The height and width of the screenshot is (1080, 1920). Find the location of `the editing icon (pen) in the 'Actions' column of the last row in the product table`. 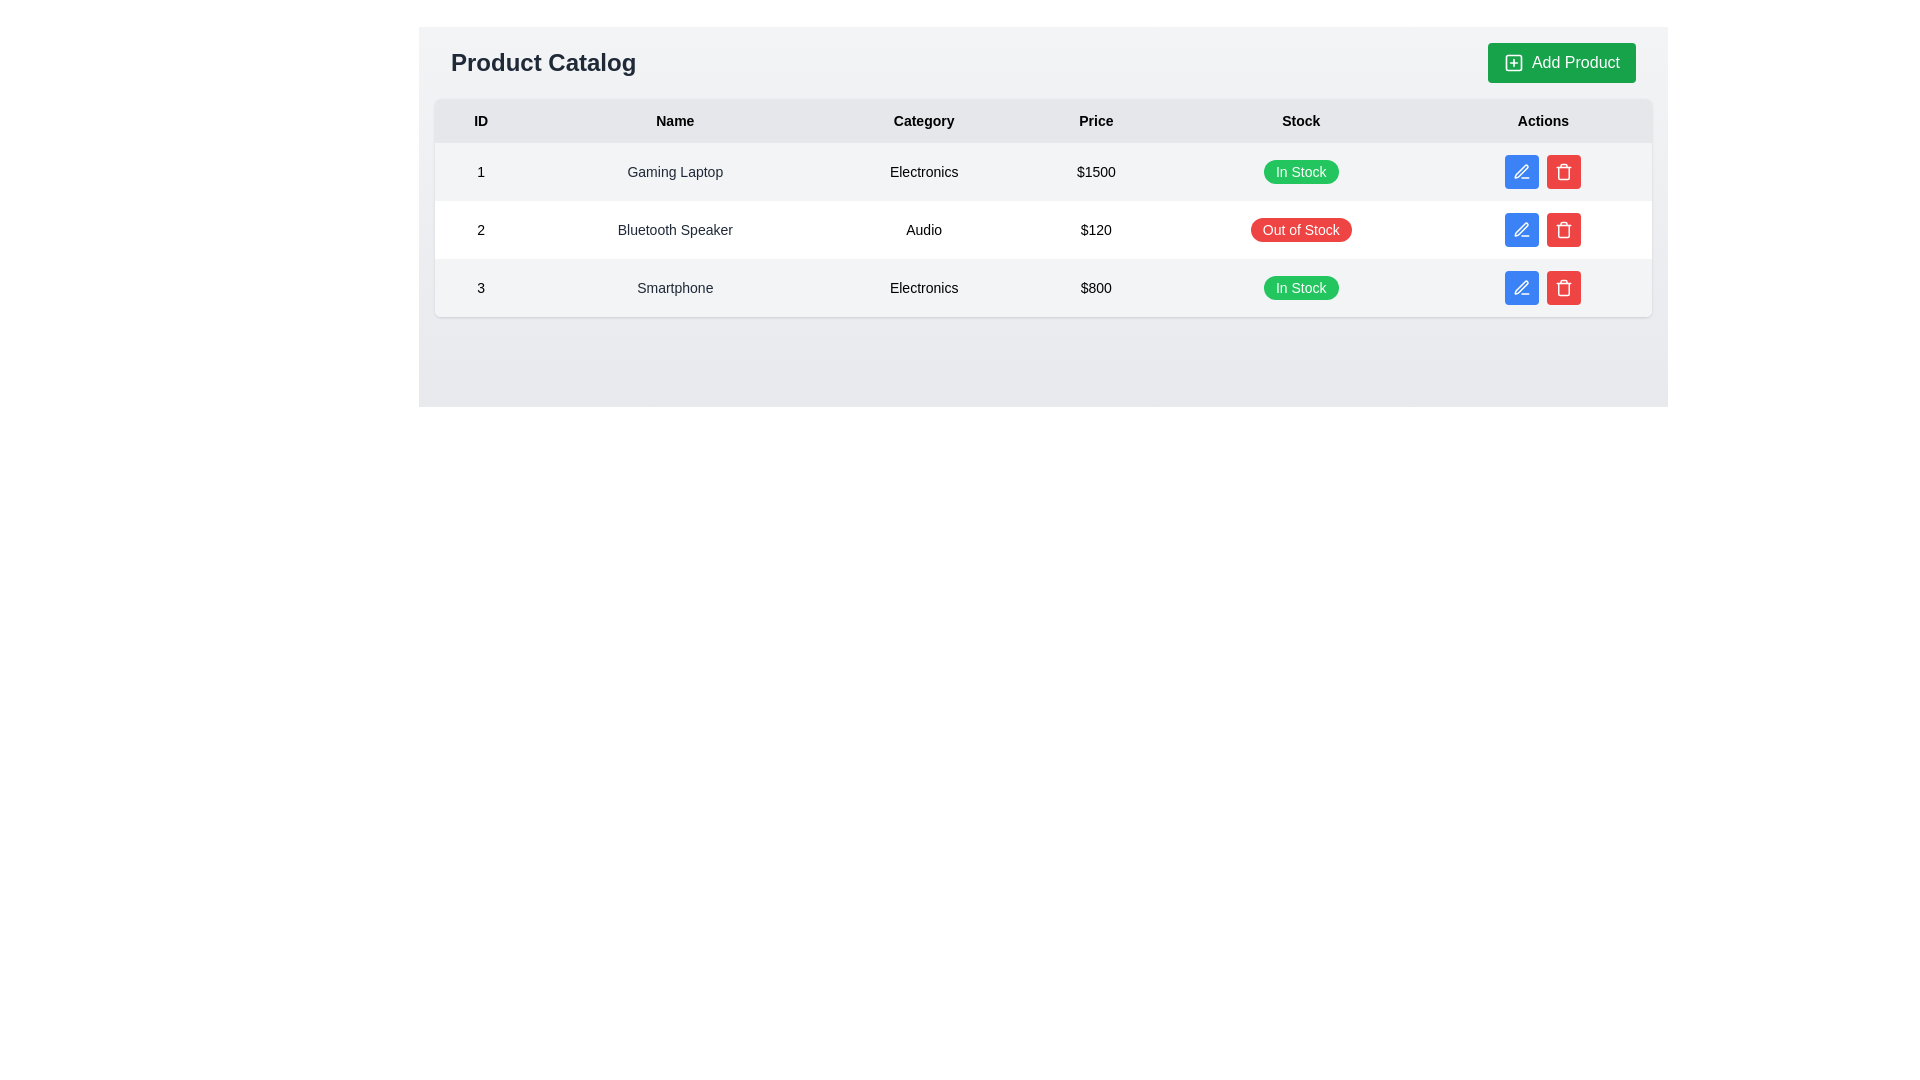

the editing icon (pen) in the 'Actions' column of the last row in the product table is located at coordinates (1521, 287).